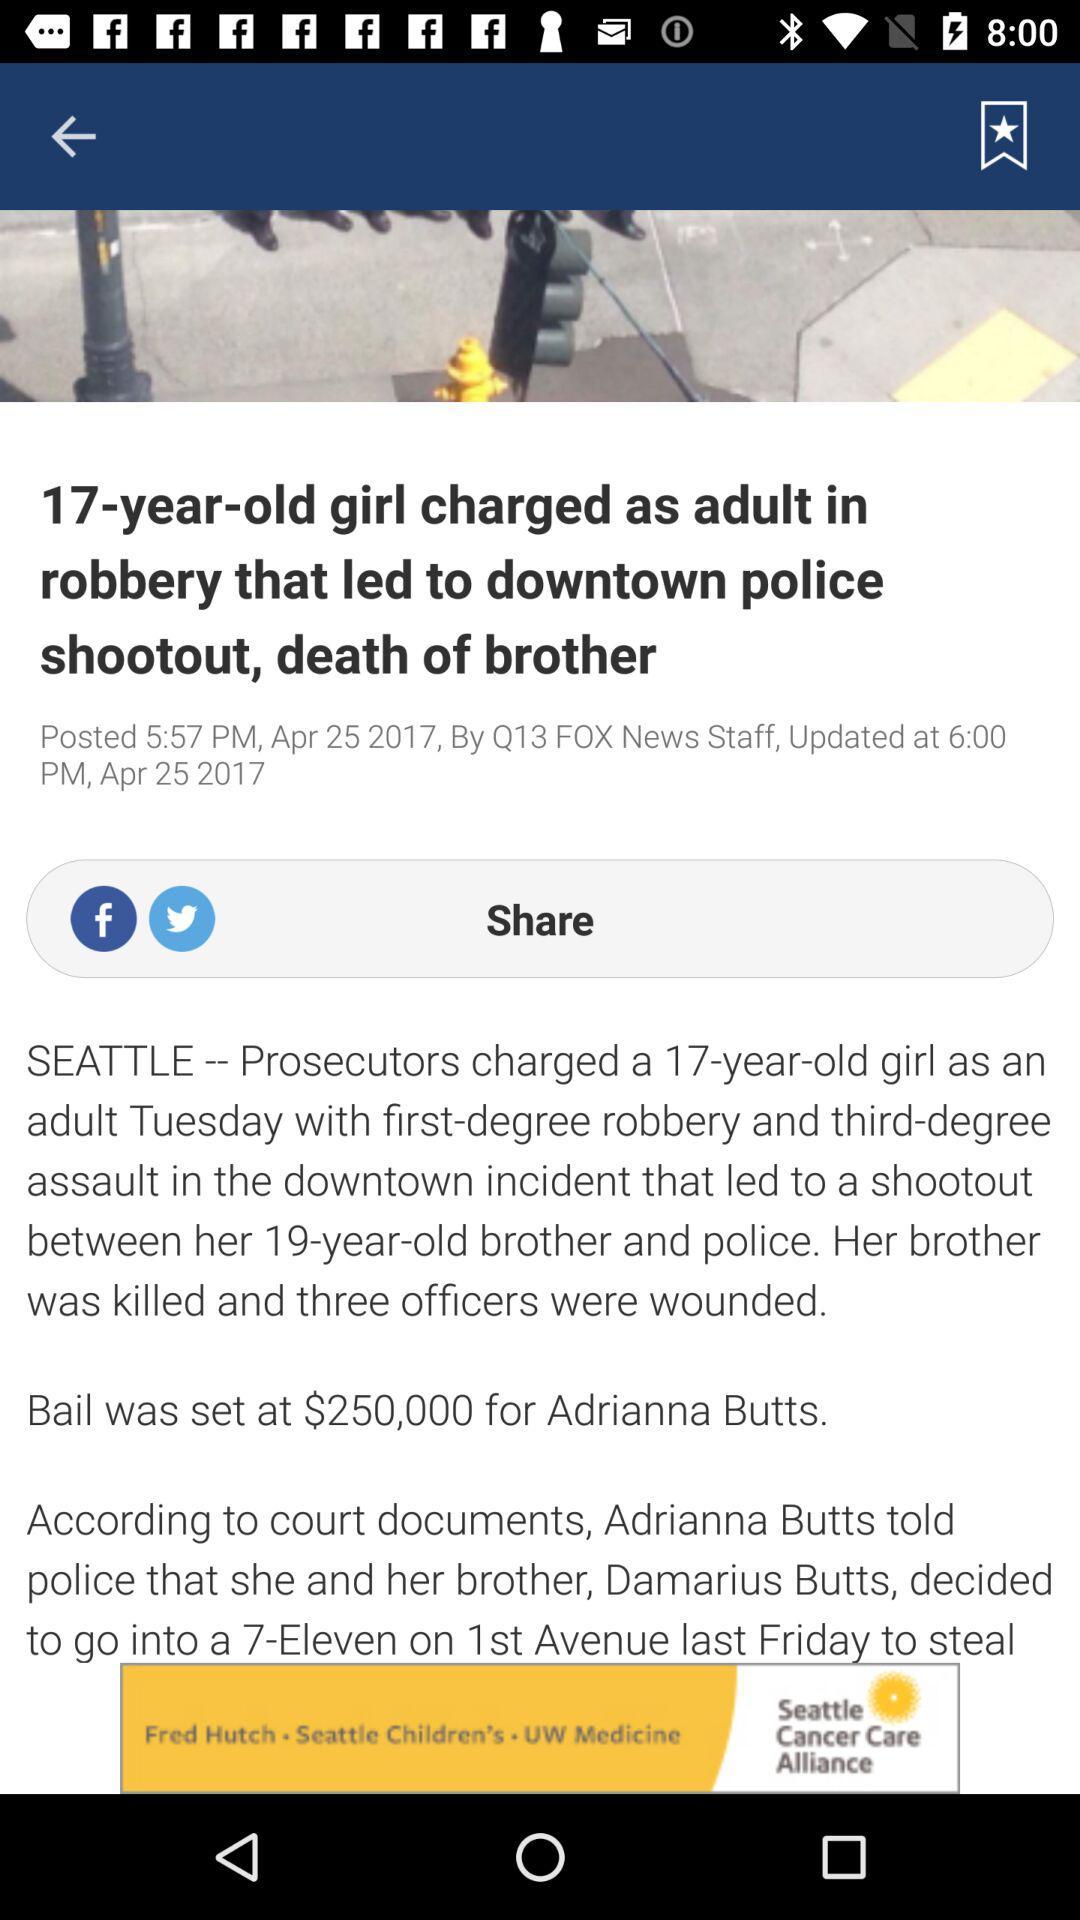 Image resolution: width=1080 pixels, height=1920 pixels. I want to click on save, so click(1004, 135).